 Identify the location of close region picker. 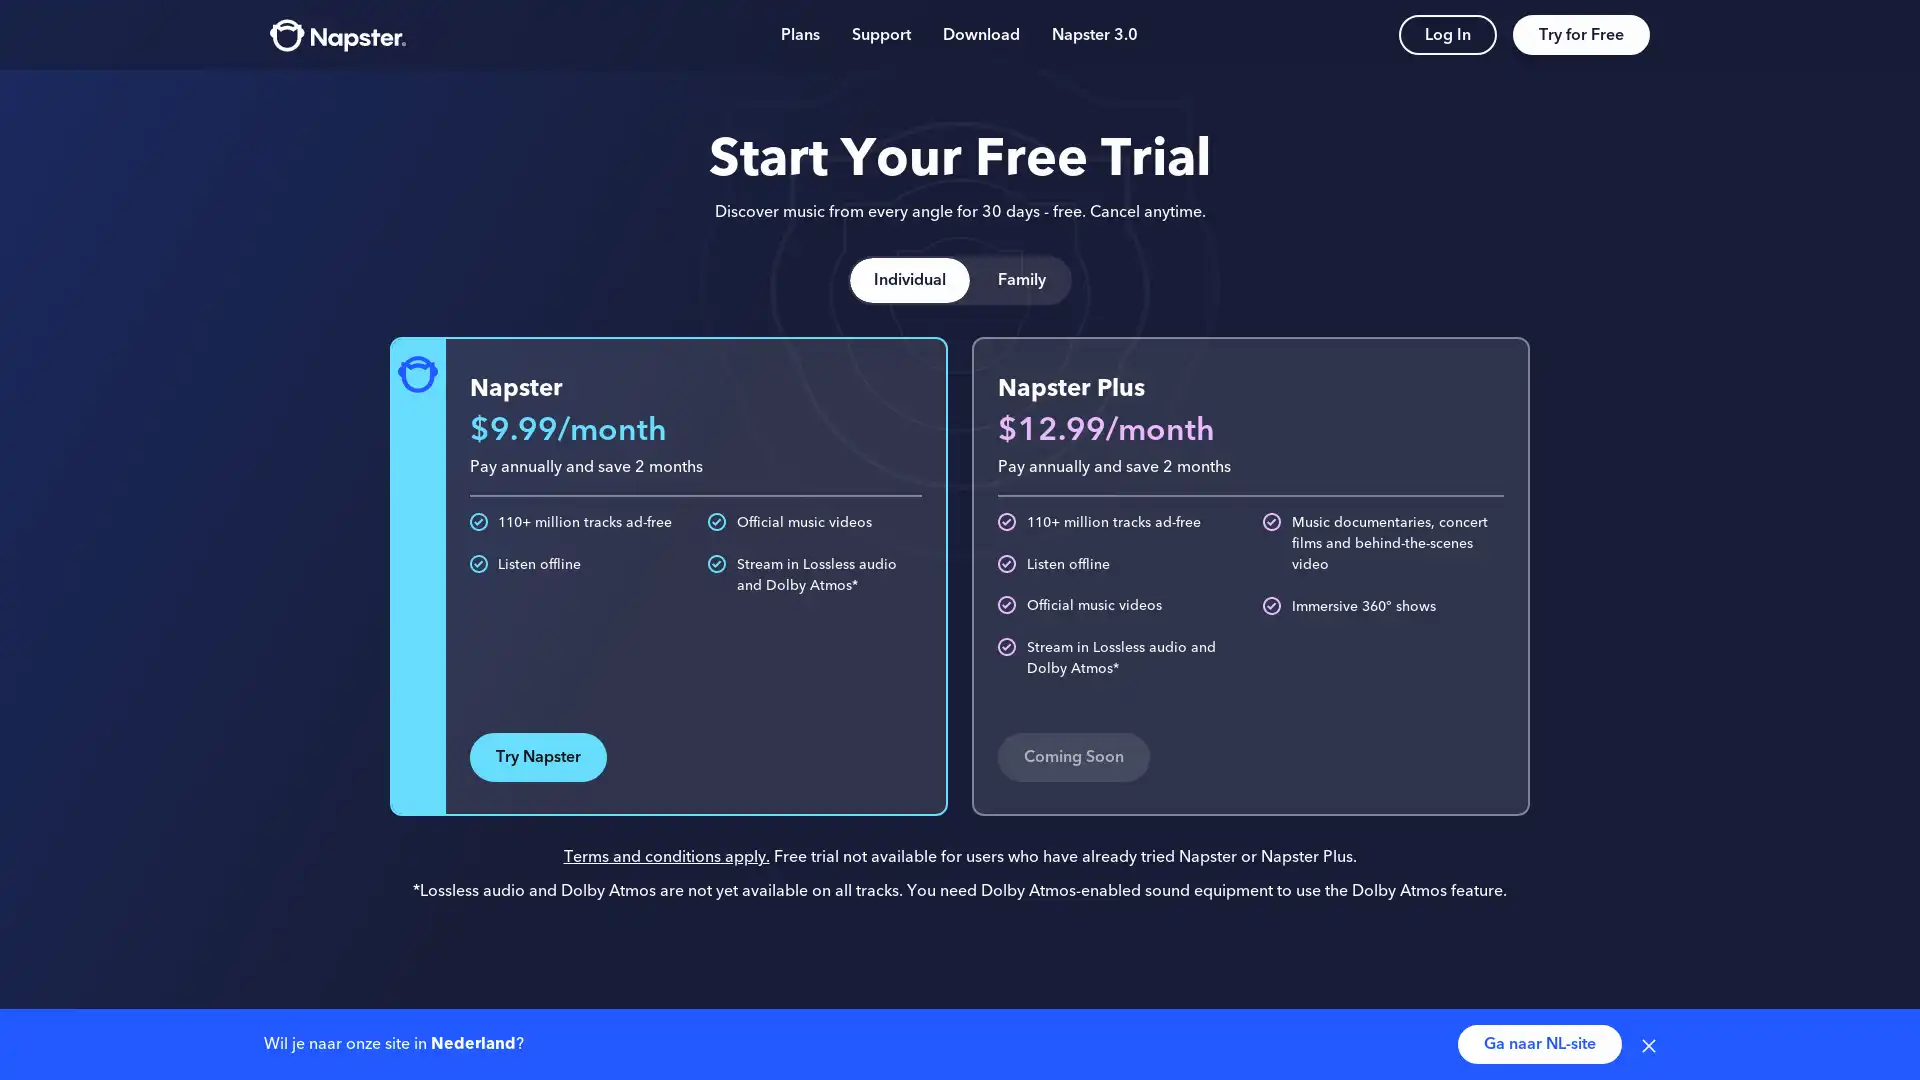
(1649, 1043).